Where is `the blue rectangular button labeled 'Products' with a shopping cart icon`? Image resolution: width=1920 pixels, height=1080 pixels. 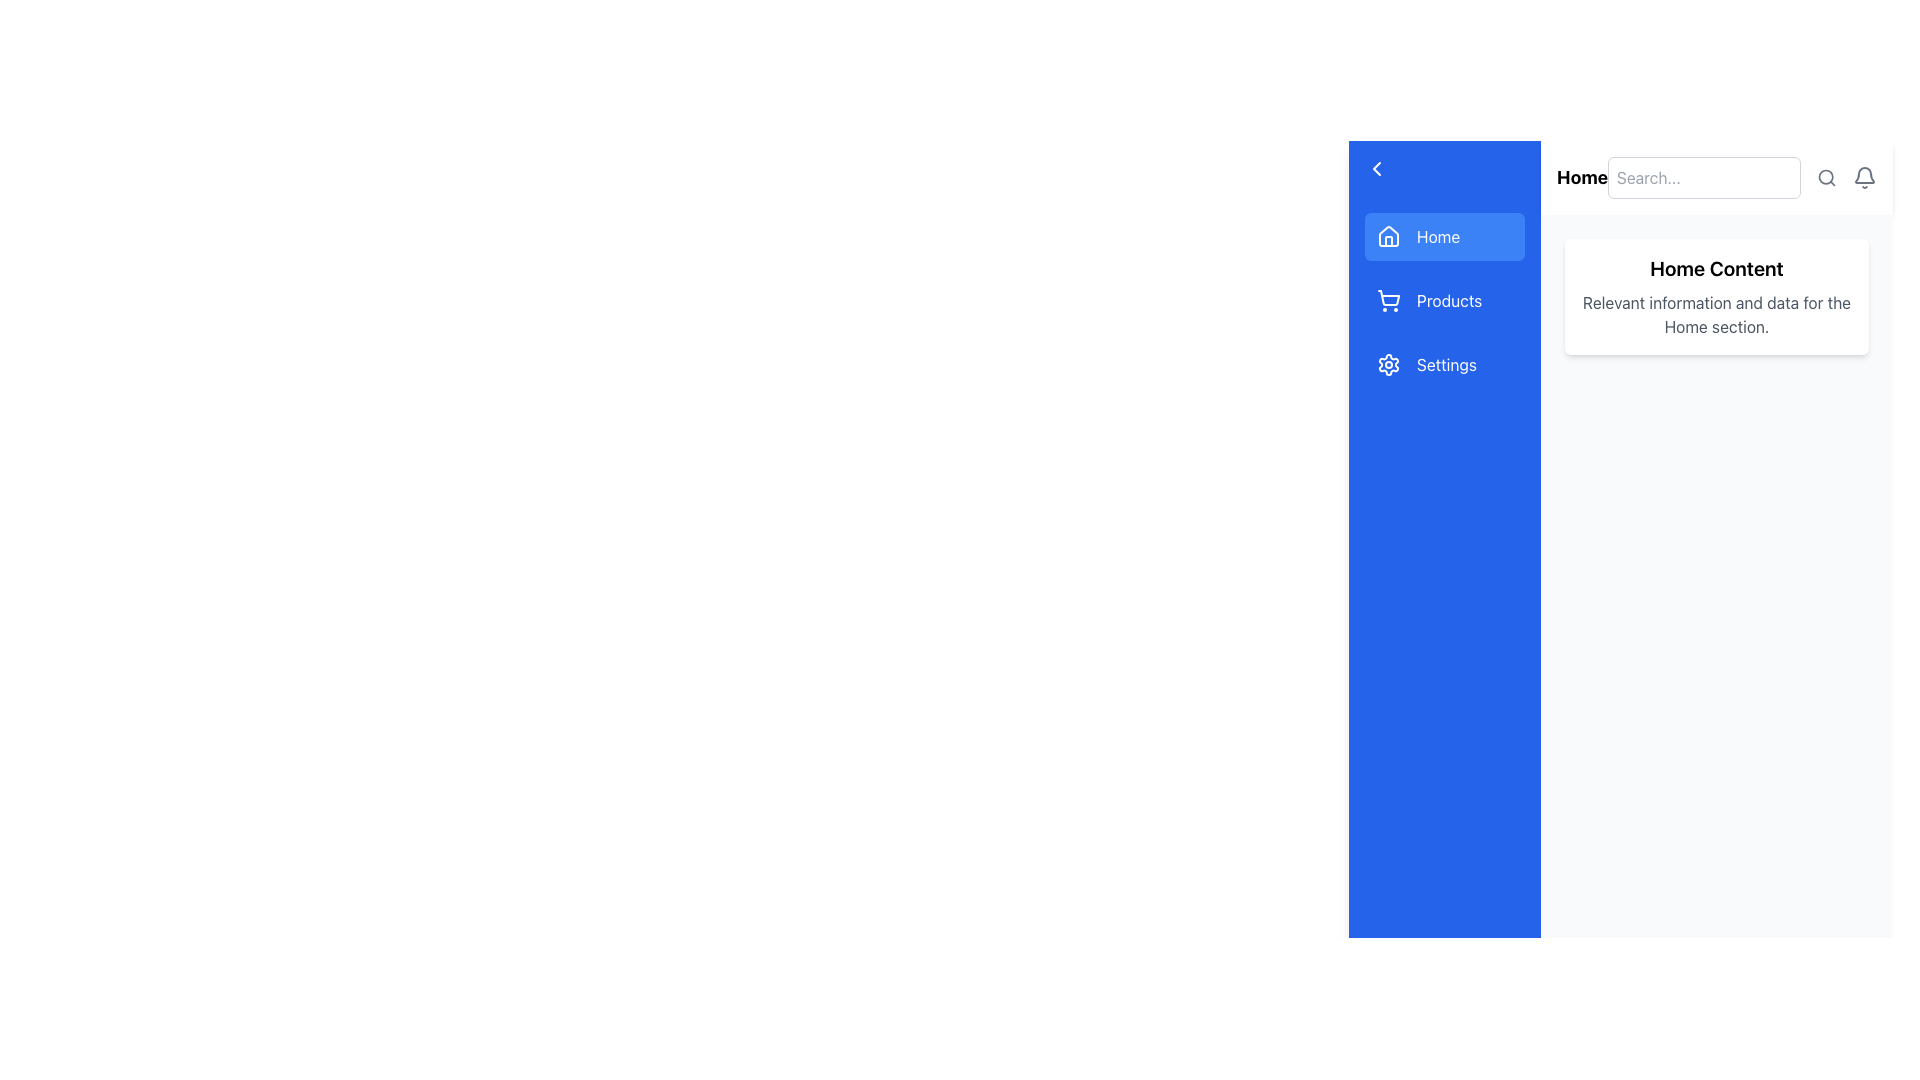 the blue rectangular button labeled 'Products' with a shopping cart icon is located at coordinates (1444, 300).